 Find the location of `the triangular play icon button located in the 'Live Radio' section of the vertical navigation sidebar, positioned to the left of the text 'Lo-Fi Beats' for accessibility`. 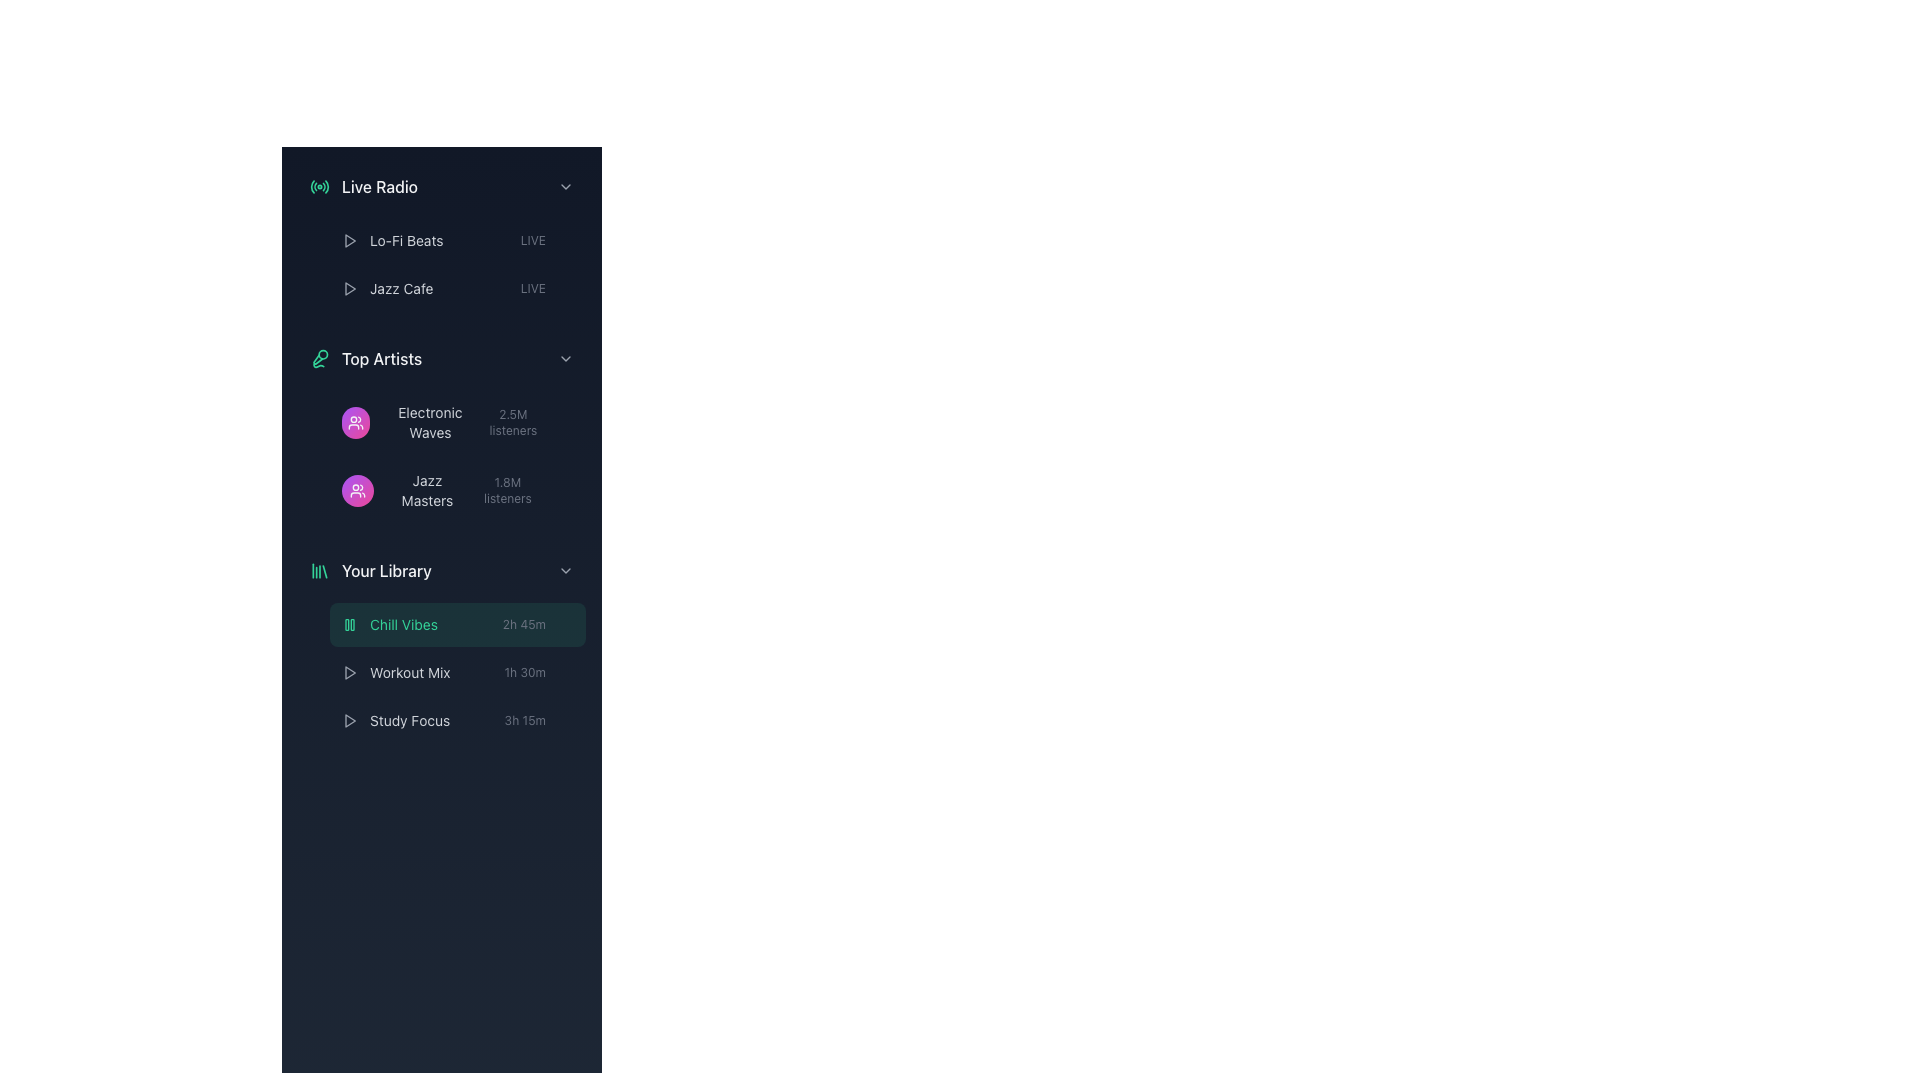

the triangular play icon button located in the 'Live Radio' section of the vertical navigation sidebar, positioned to the left of the text 'Lo-Fi Beats' for accessibility is located at coordinates (350, 239).